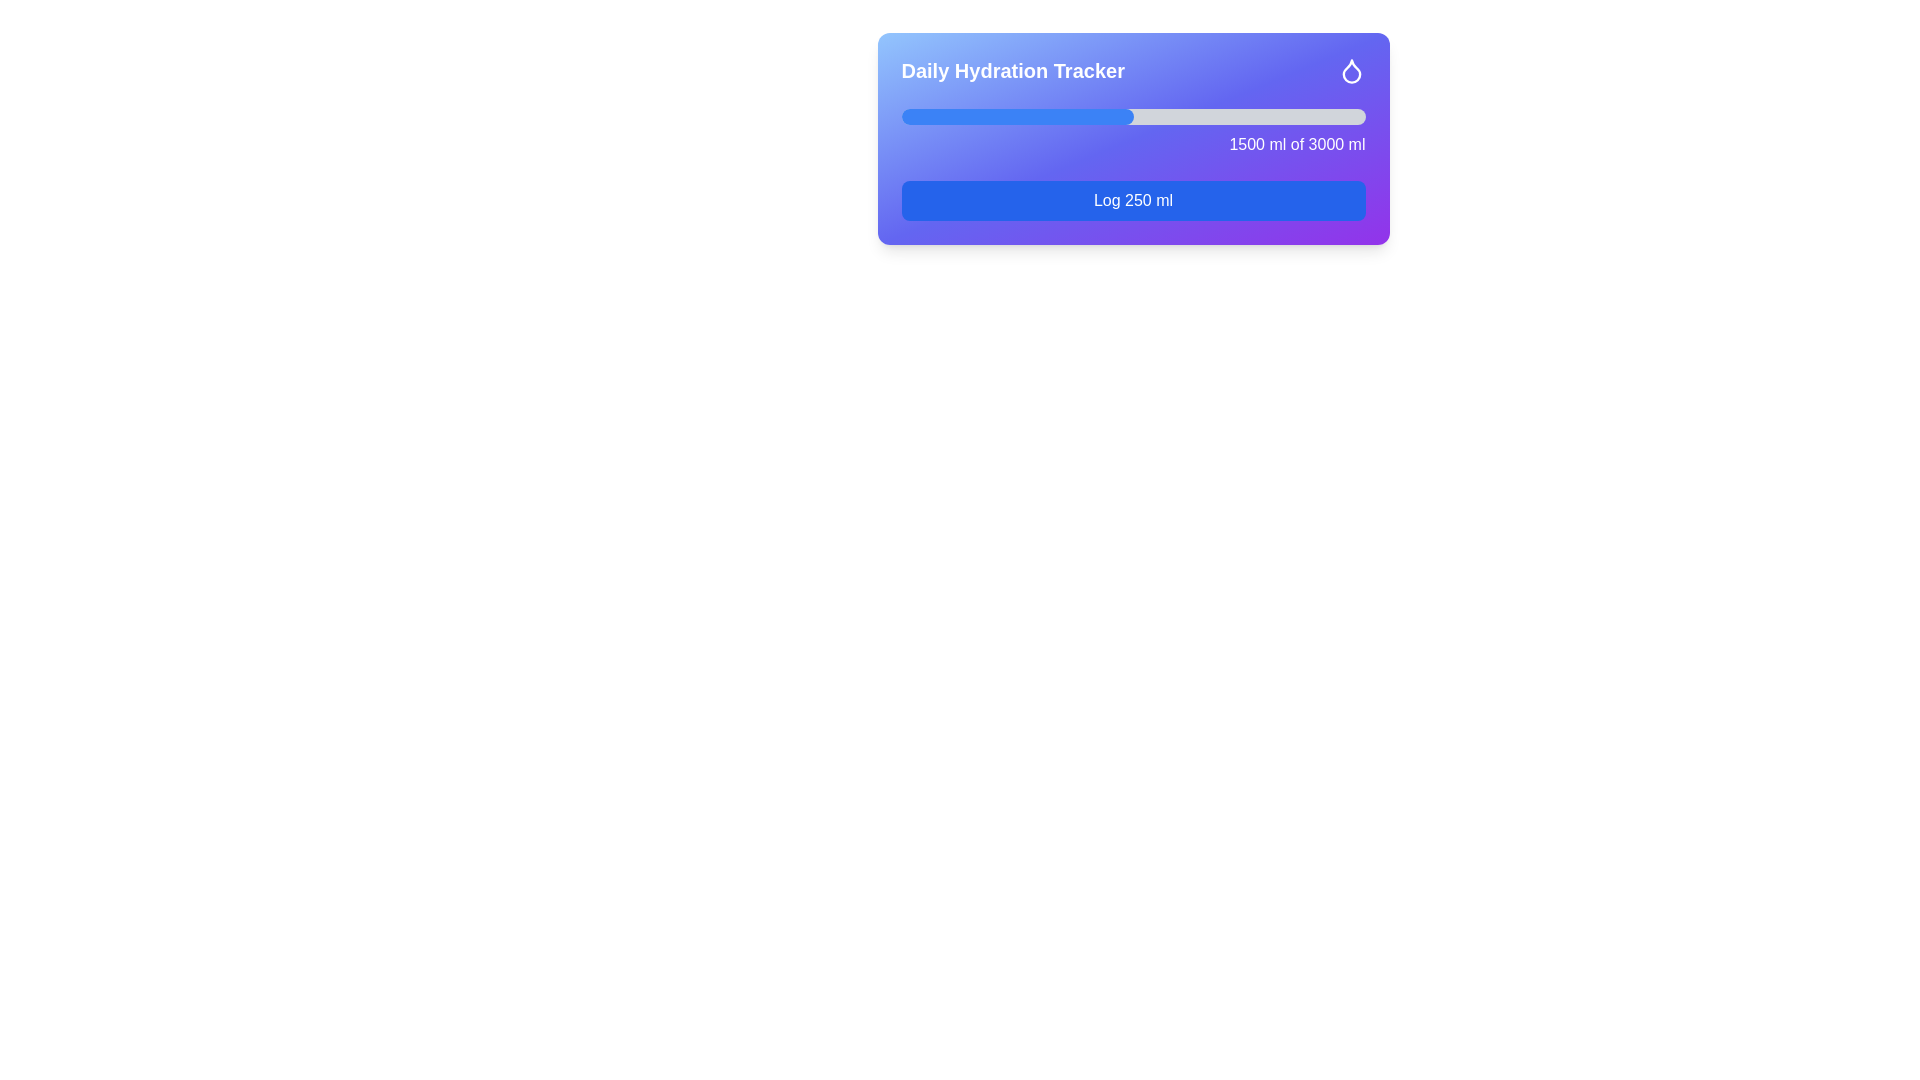 The width and height of the screenshot is (1920, 1080). What do you see at coordinates (1133, 132) in the screenshot?
I see `the hydration progress bar located below the 'Daily Hydration Tracker' header and above the 'Log 250 ml' button` at bounding box center [1133, 132].